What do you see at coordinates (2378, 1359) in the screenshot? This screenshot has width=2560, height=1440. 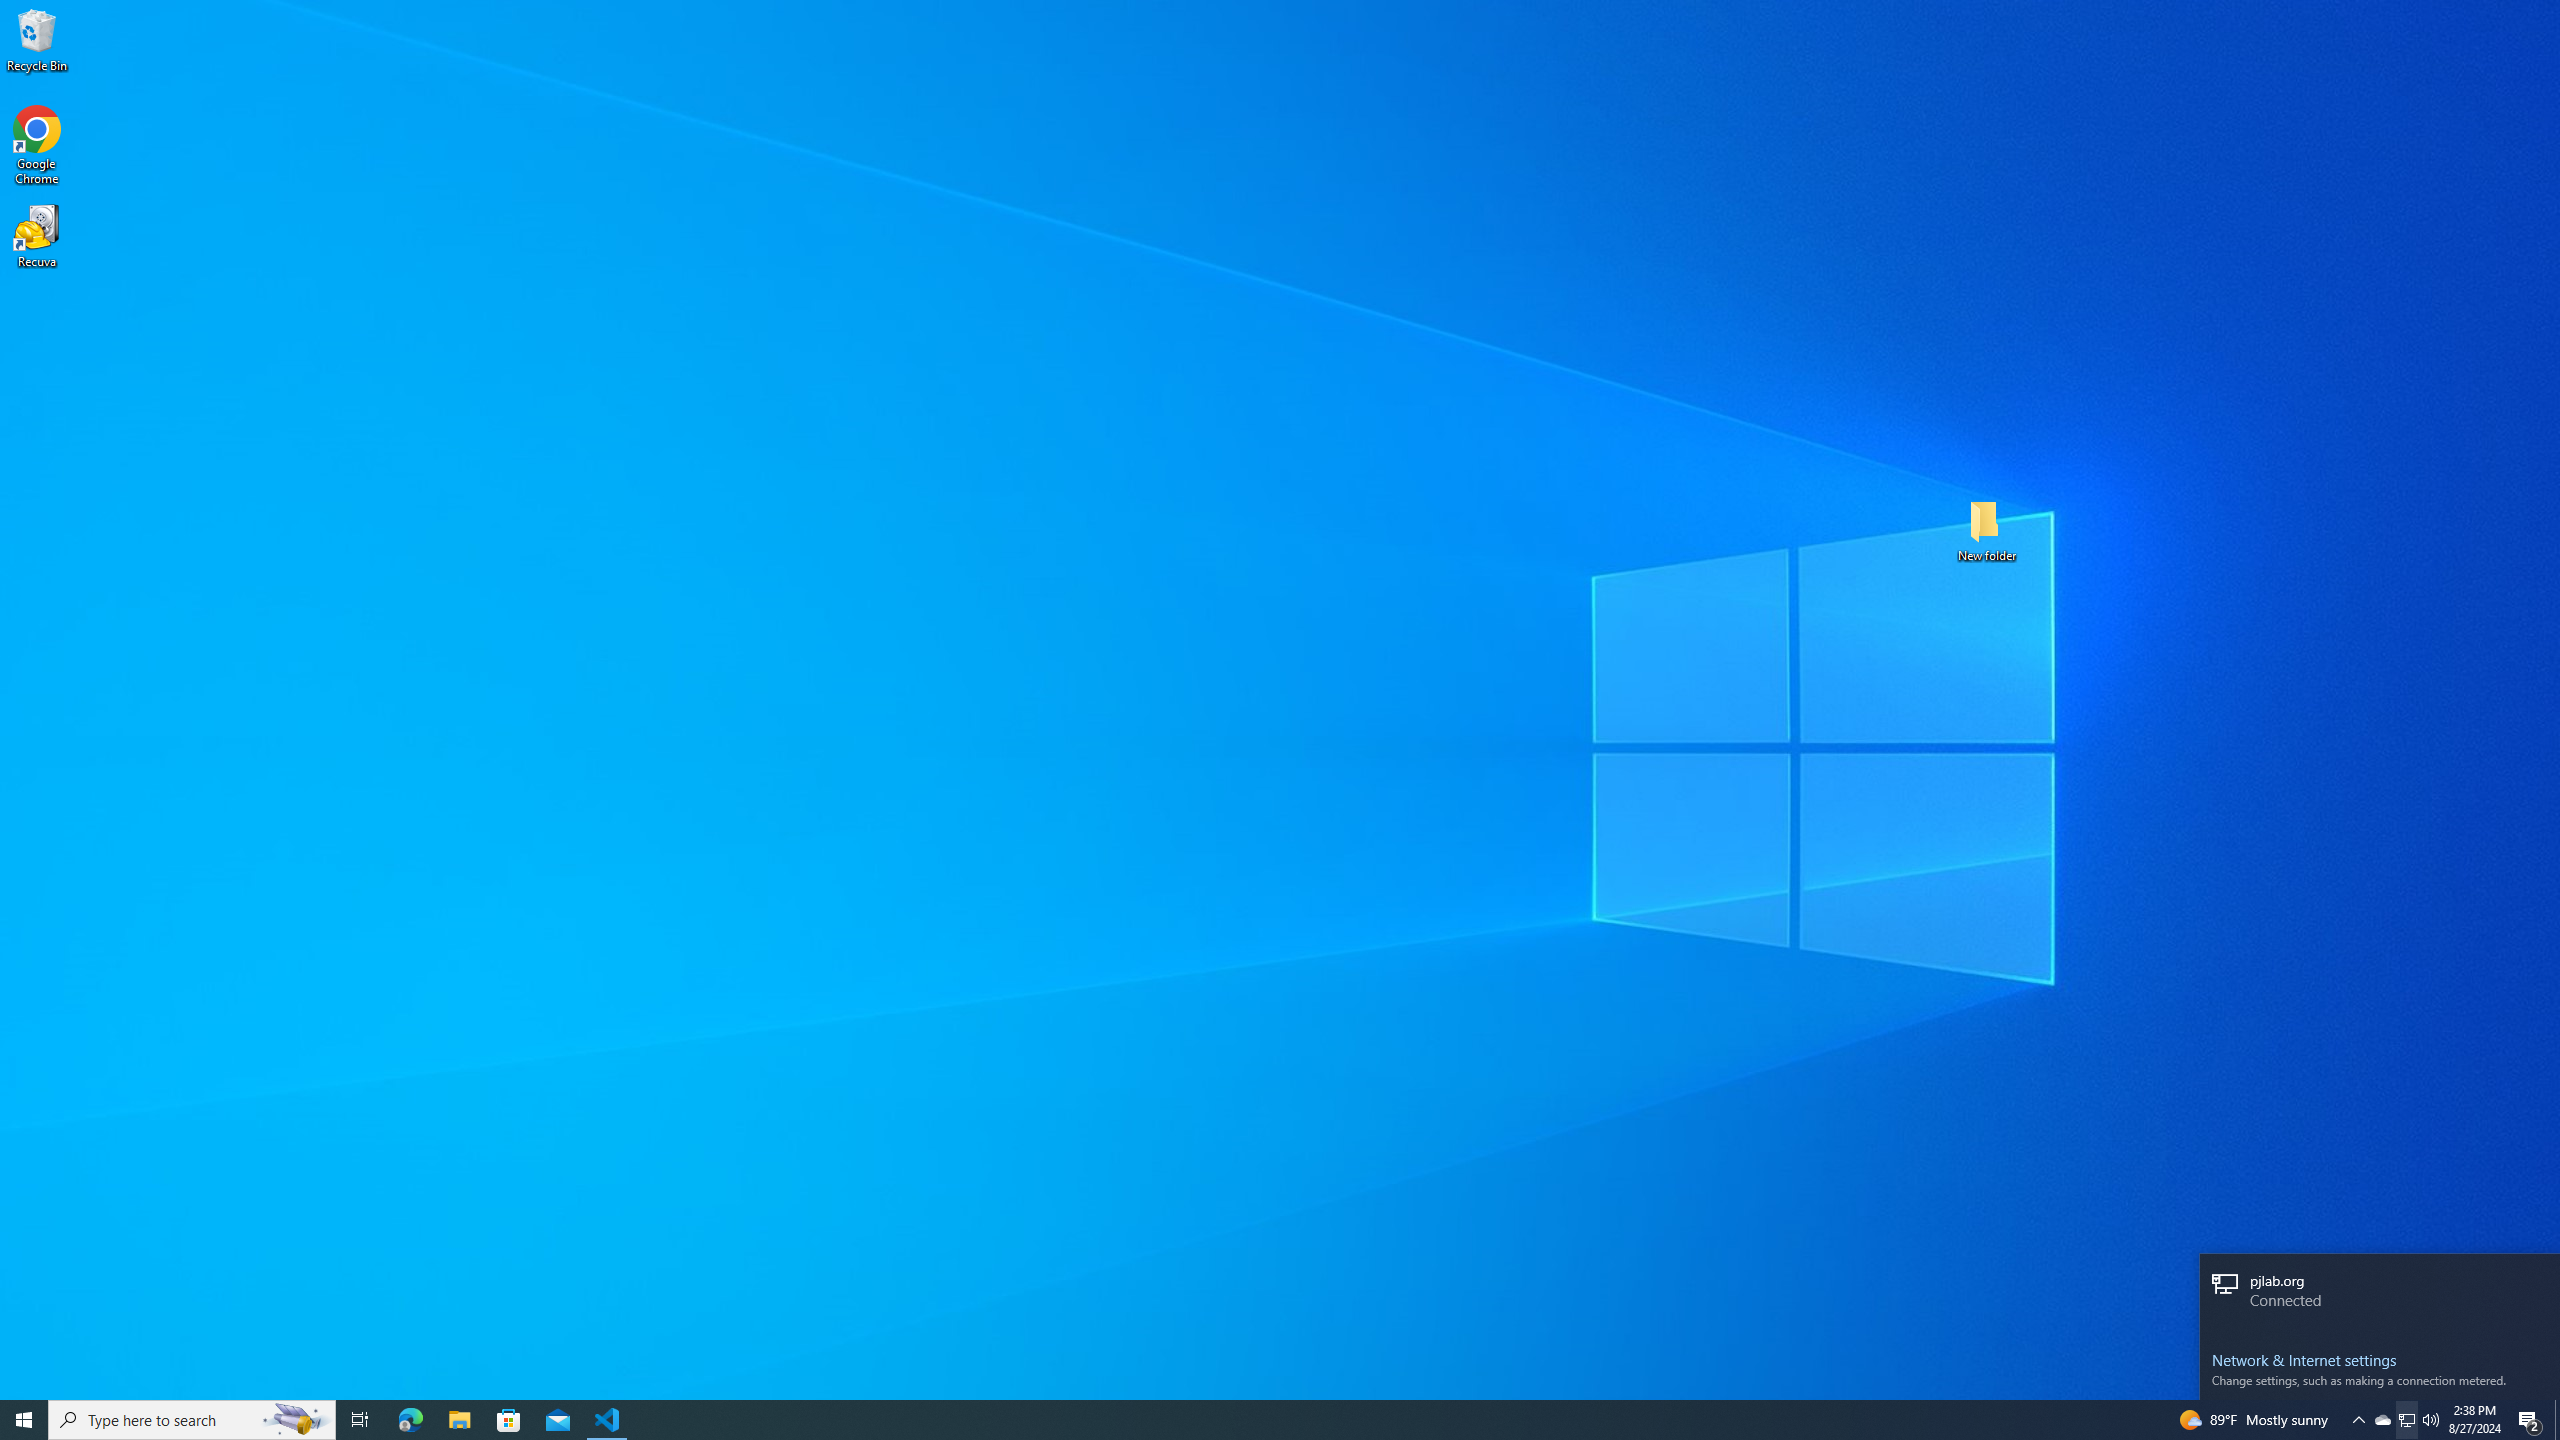 I see `'Network & Internet settings'` at bounding box center [2378, 1359].